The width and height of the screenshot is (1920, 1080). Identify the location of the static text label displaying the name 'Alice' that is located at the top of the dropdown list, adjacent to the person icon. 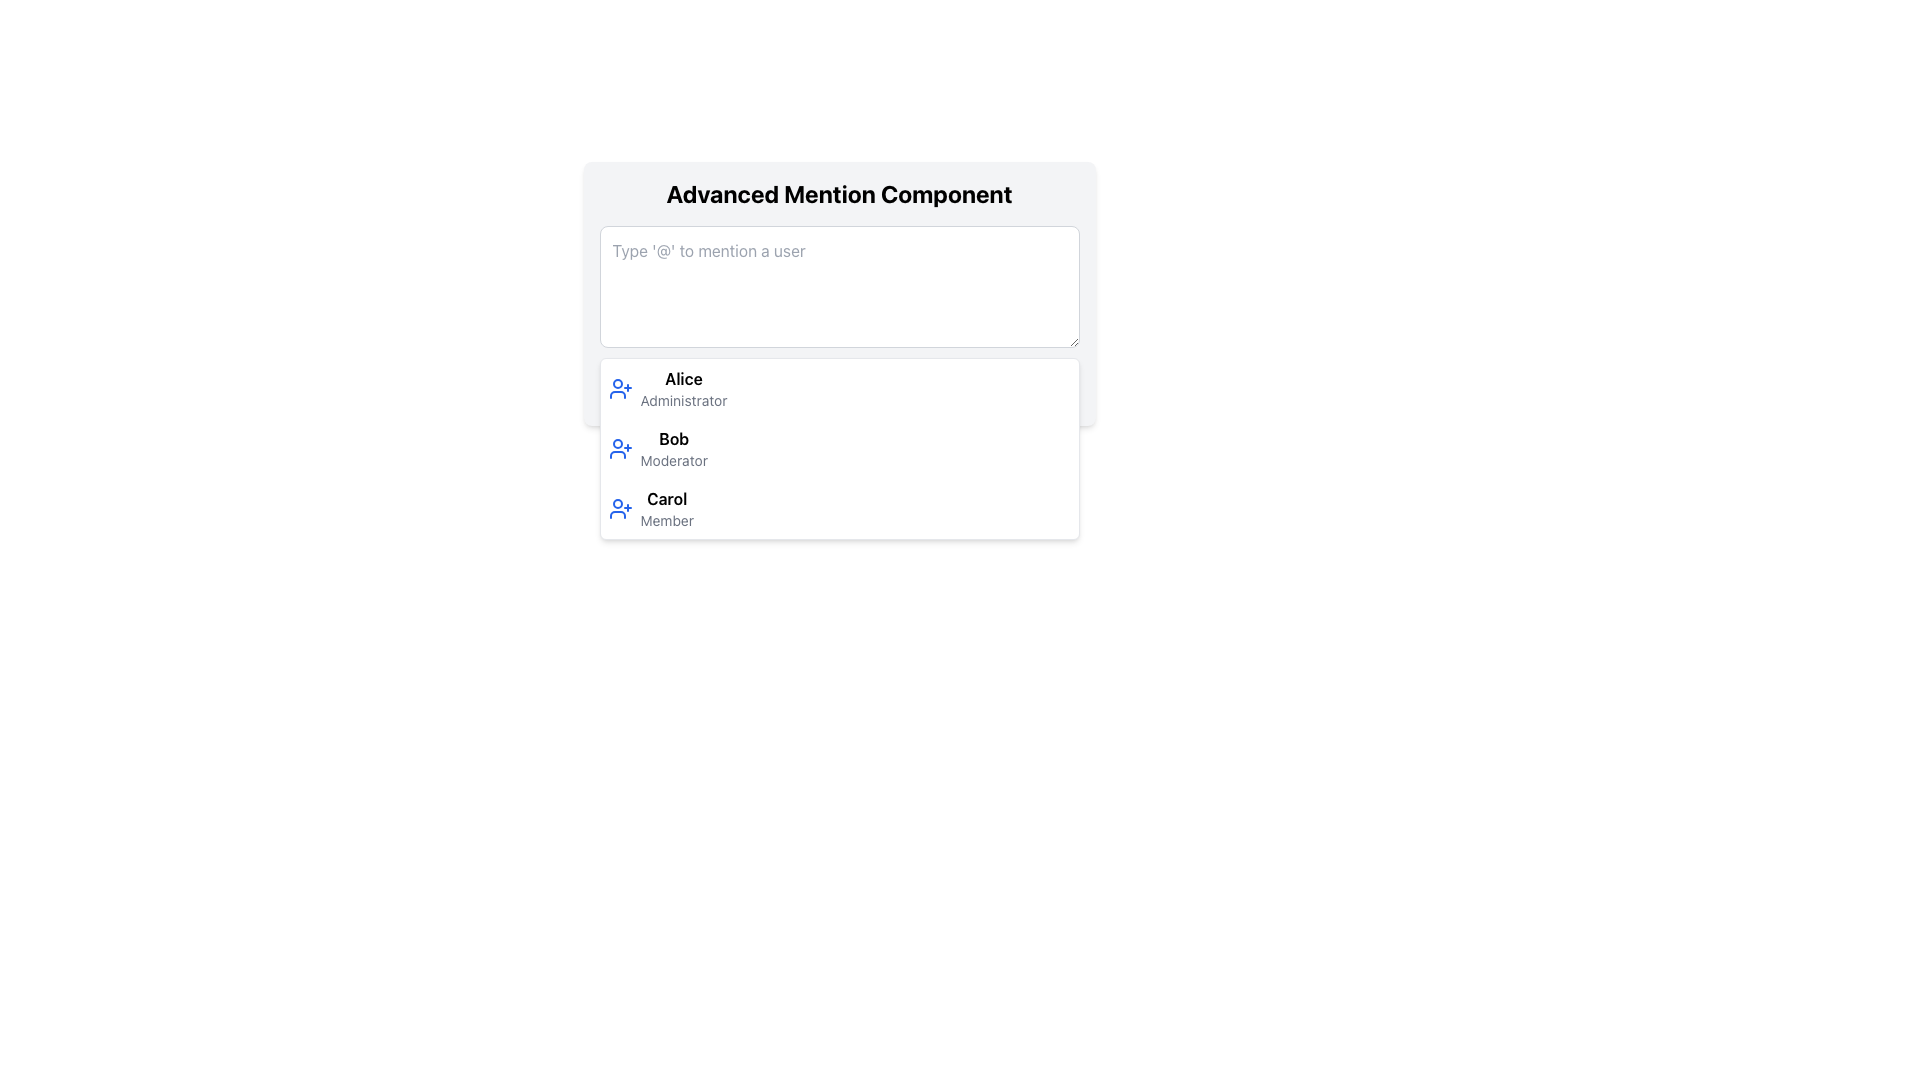
(683, 378).